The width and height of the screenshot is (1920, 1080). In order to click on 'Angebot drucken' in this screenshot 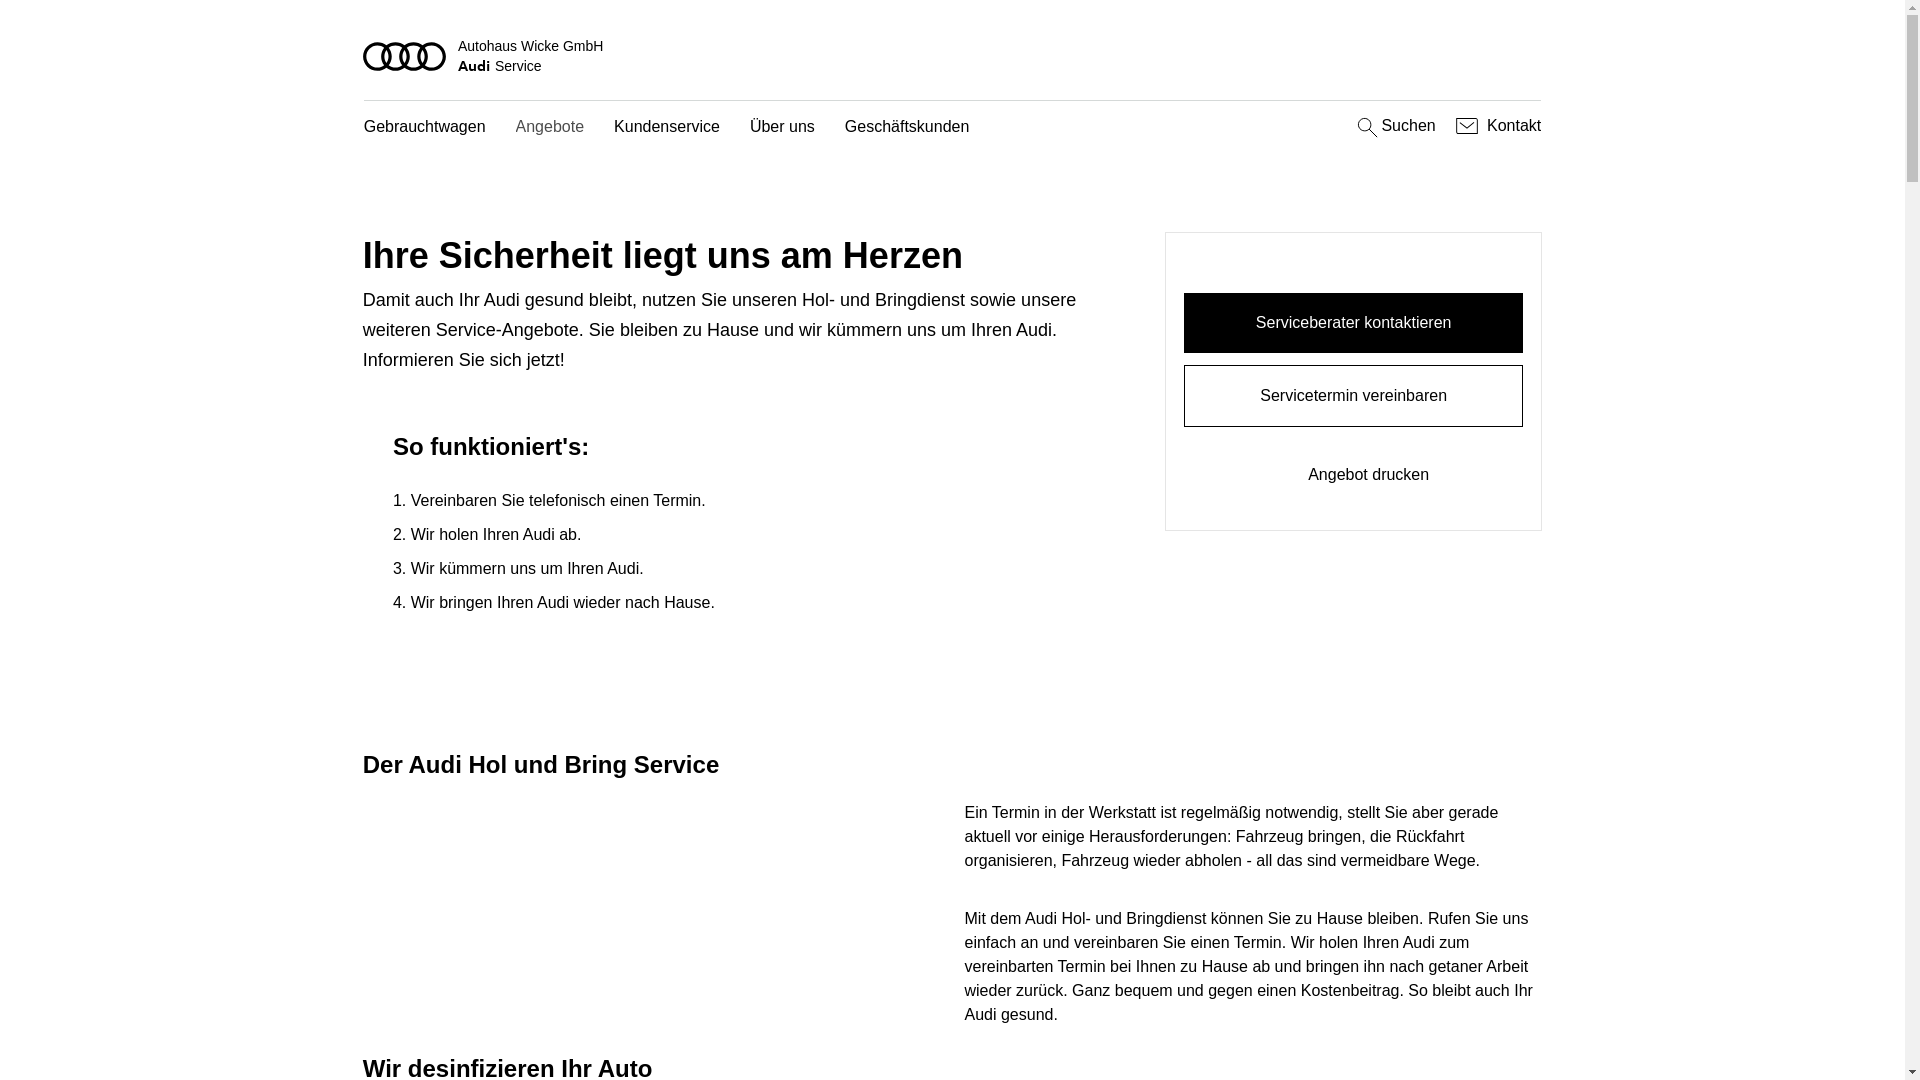, I will do `click(1353, 474)`.